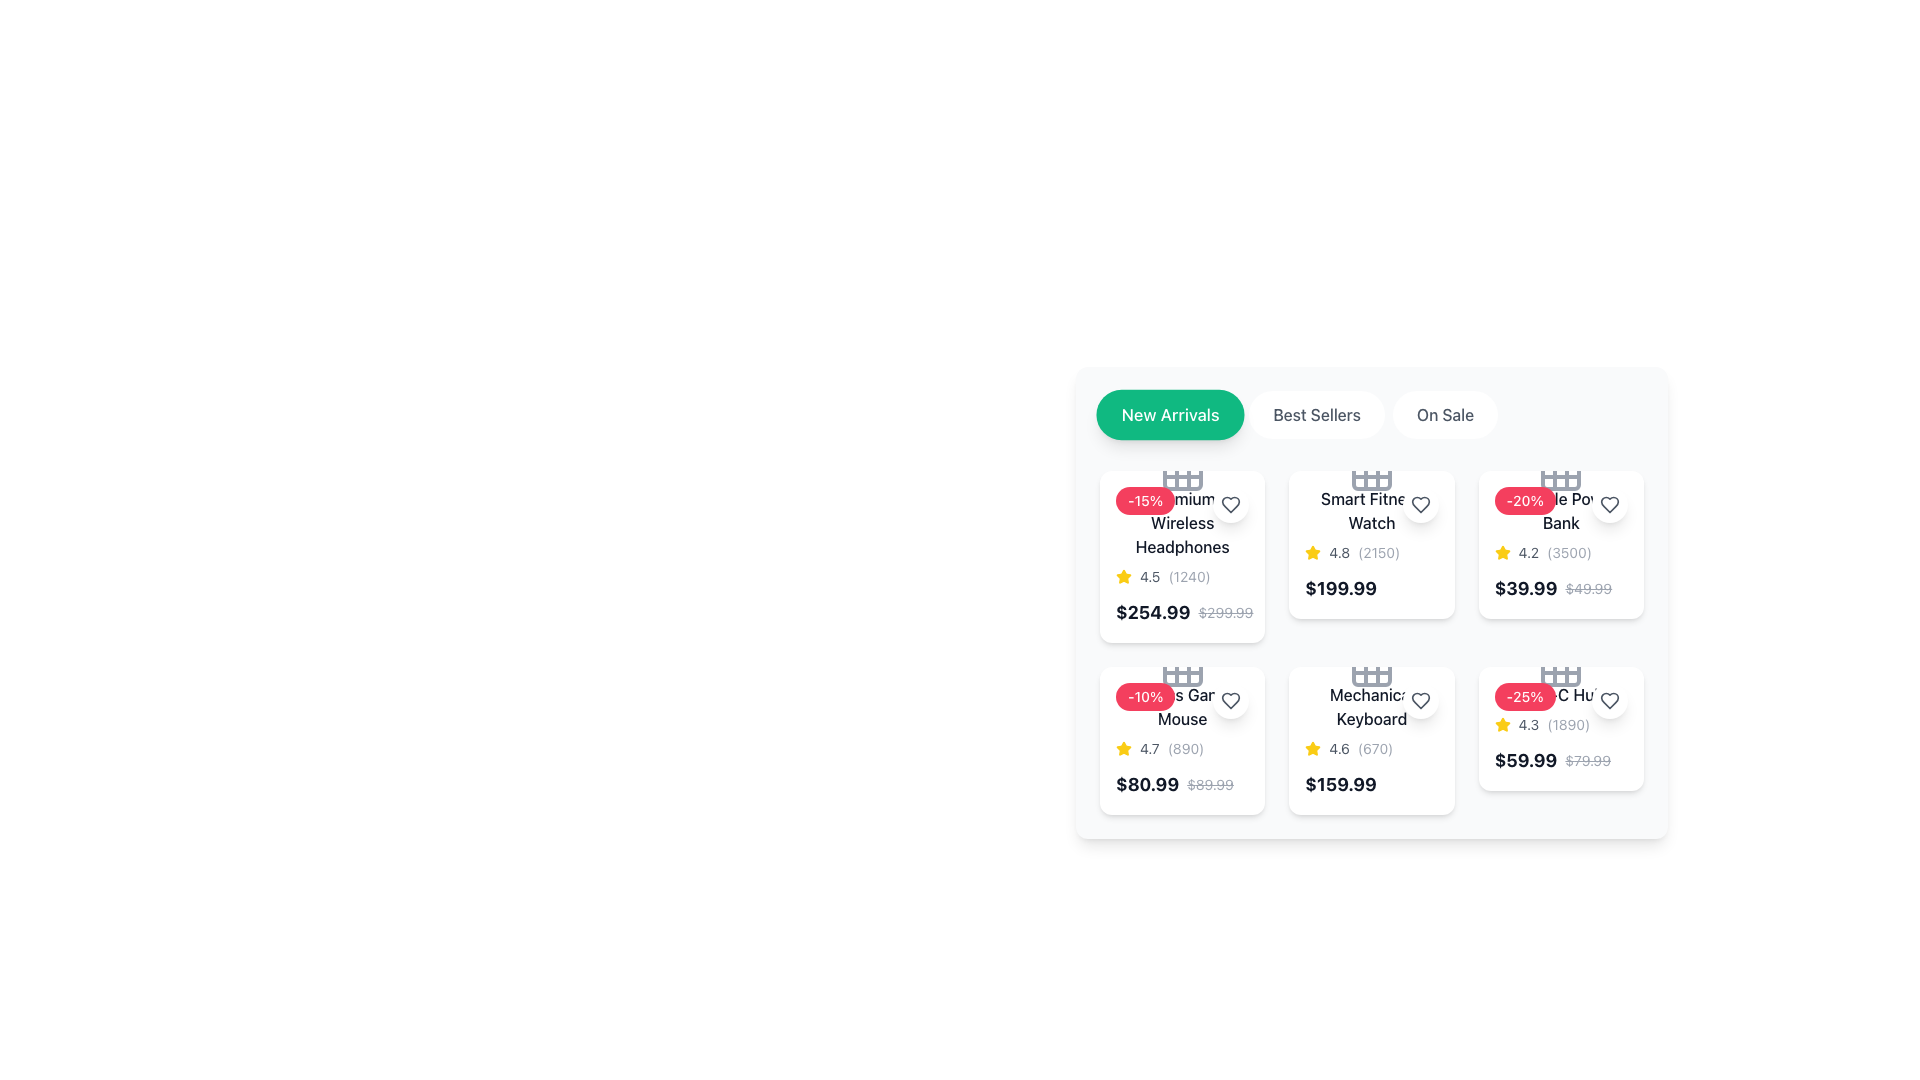 Image resolution: width=1920 pixels, height=1080 pixels. What do you see at coordinates (1170, 414) in the screenshot?
I see `the 'New Arrivals' button, which is the first button in a horizontal group of three buttons, to filter products by 'New Arrivals'` at bounding box center [1170, 414].